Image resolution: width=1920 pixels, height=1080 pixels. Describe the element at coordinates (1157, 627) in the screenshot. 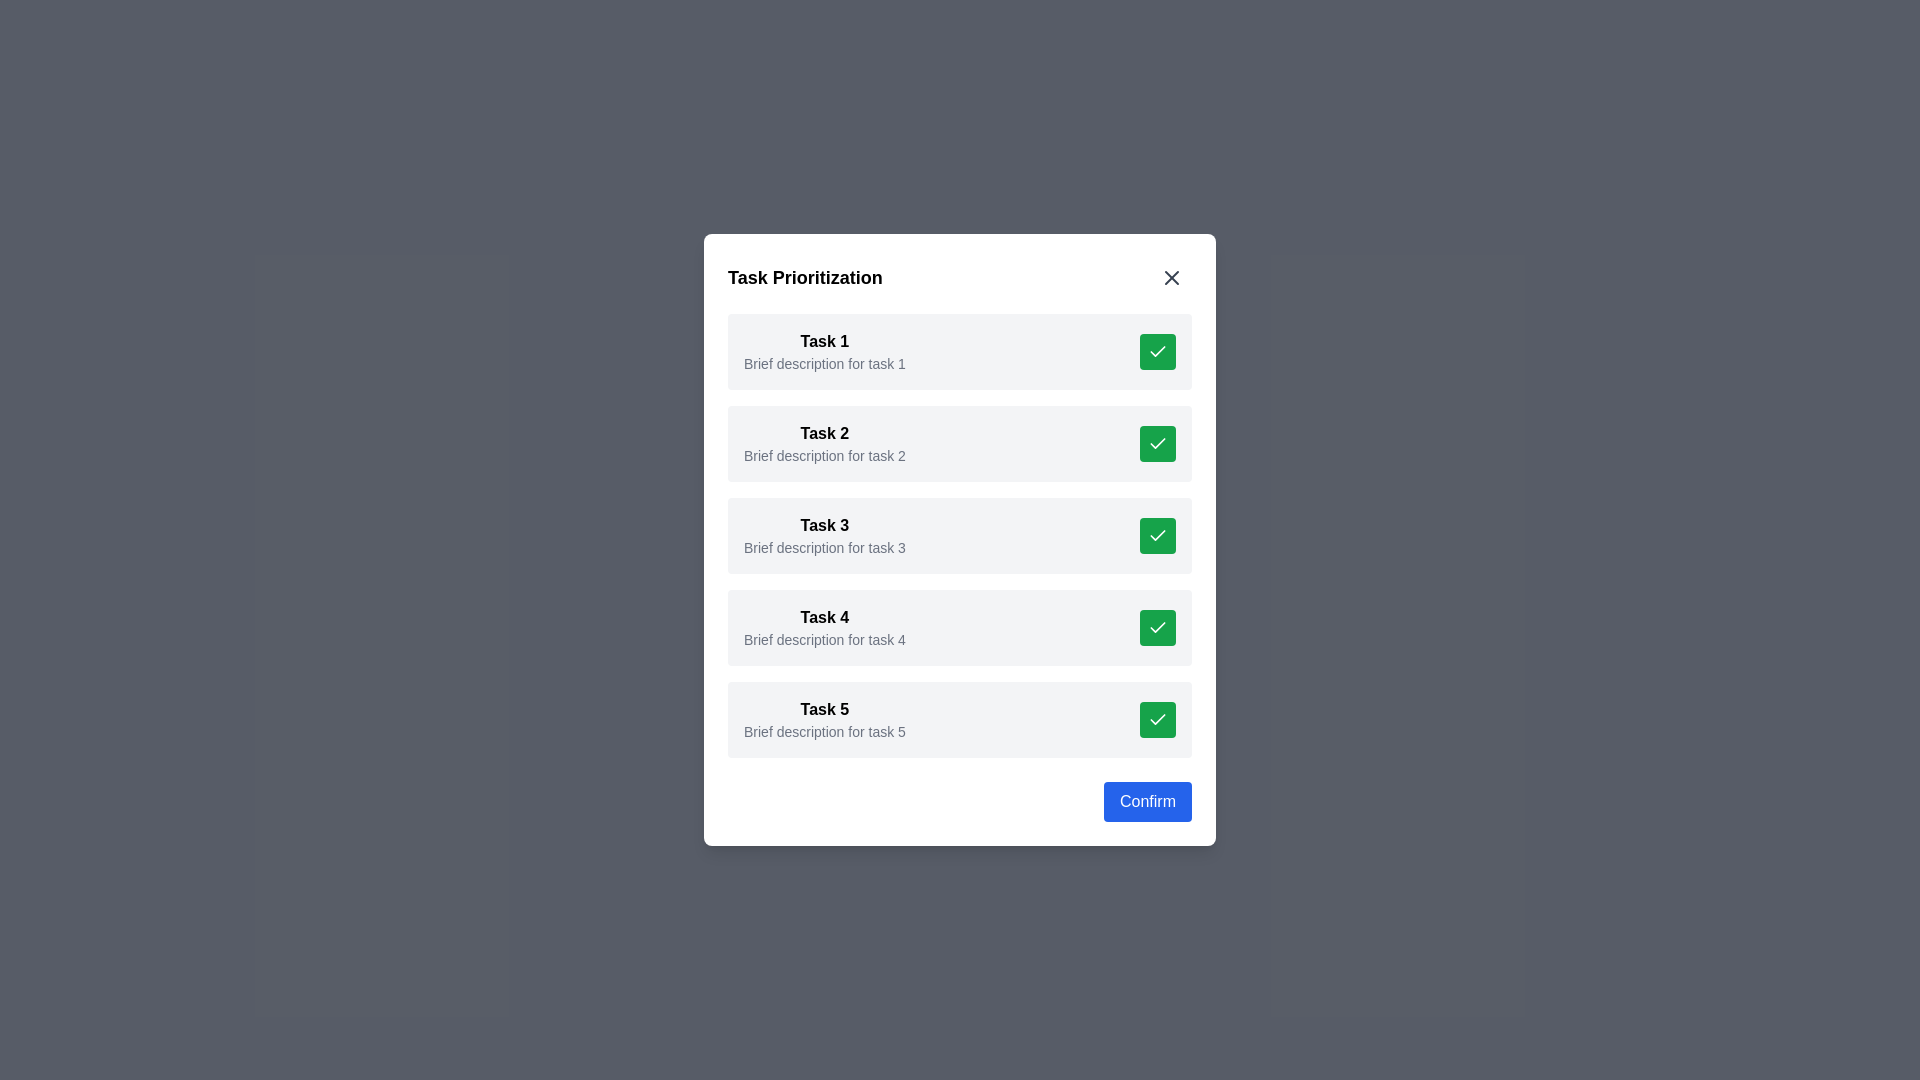

I see `the completed status icon within the green button located in the bottom-right corner of the 'Task 4' row to indicate that the task is marked as complete` at that location.